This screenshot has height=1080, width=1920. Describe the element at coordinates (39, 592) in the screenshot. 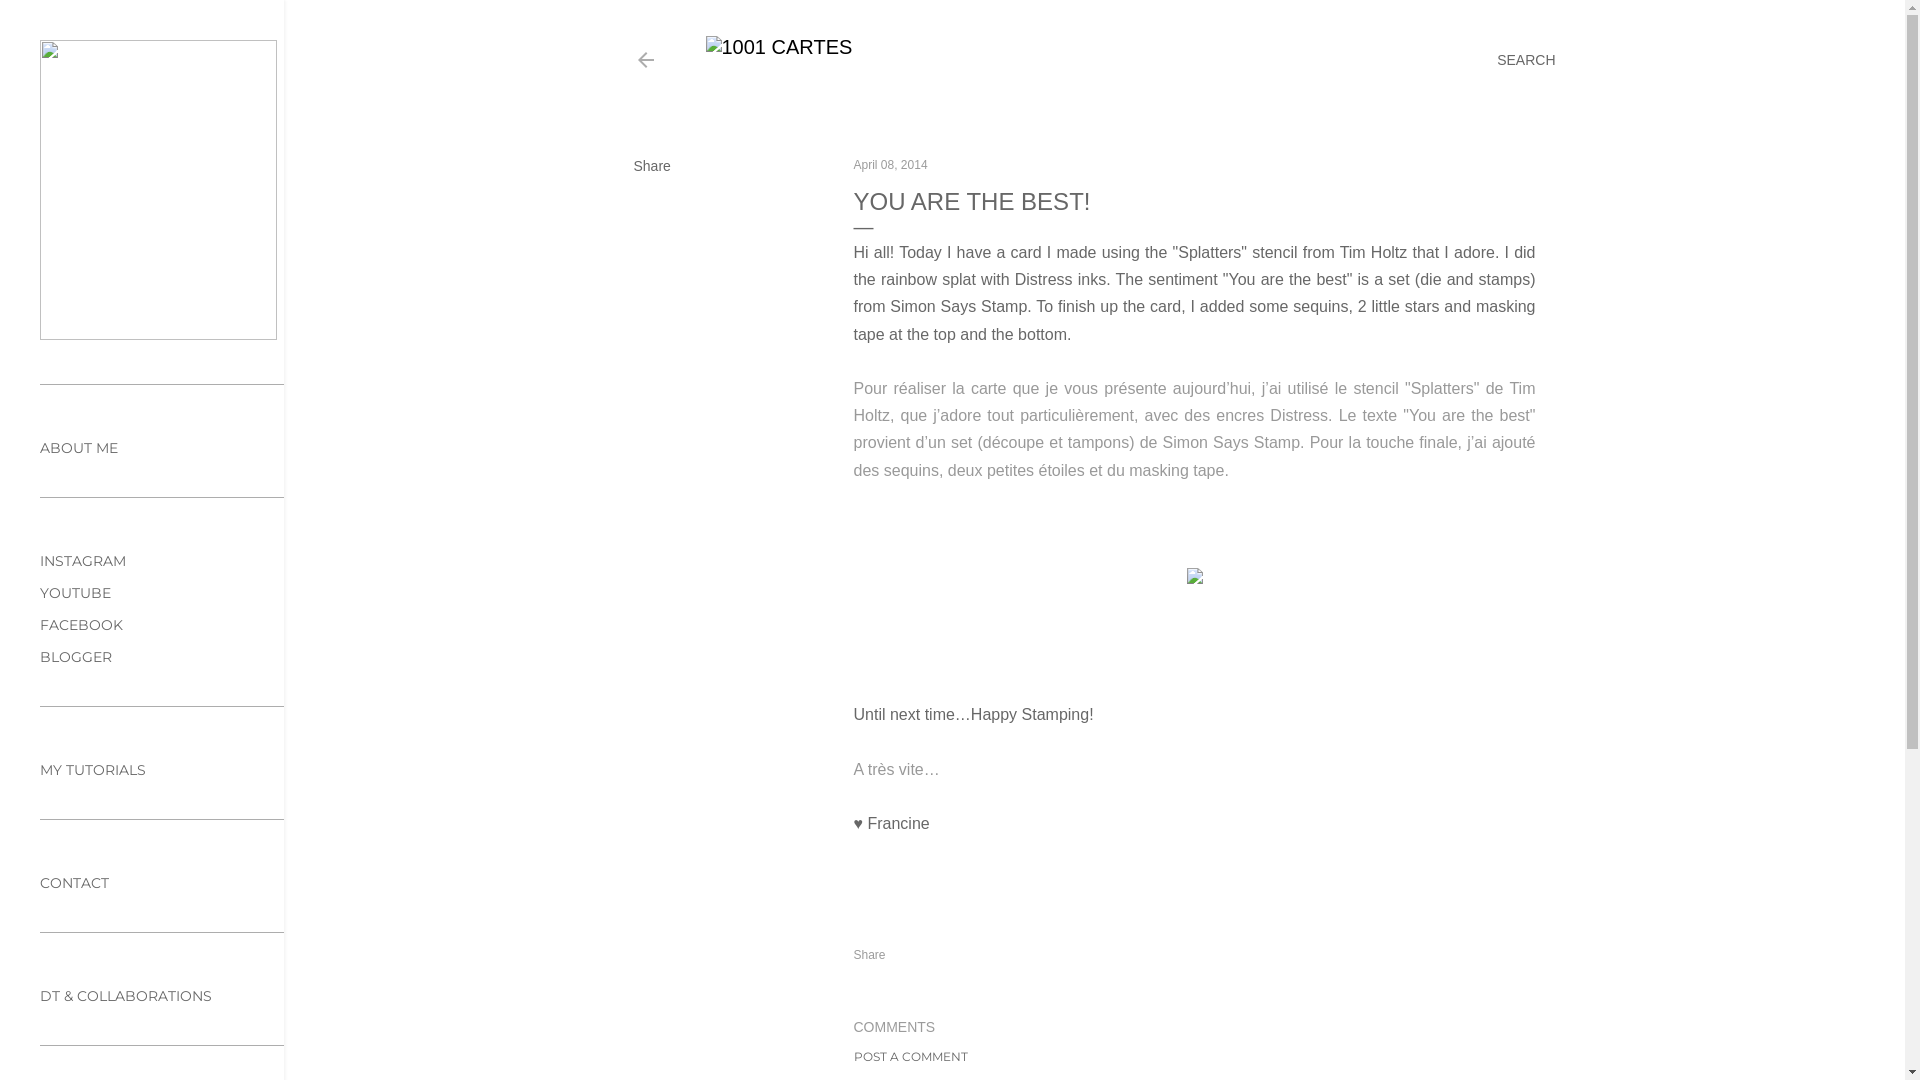

I see `'YOUTUBE'` at that location.